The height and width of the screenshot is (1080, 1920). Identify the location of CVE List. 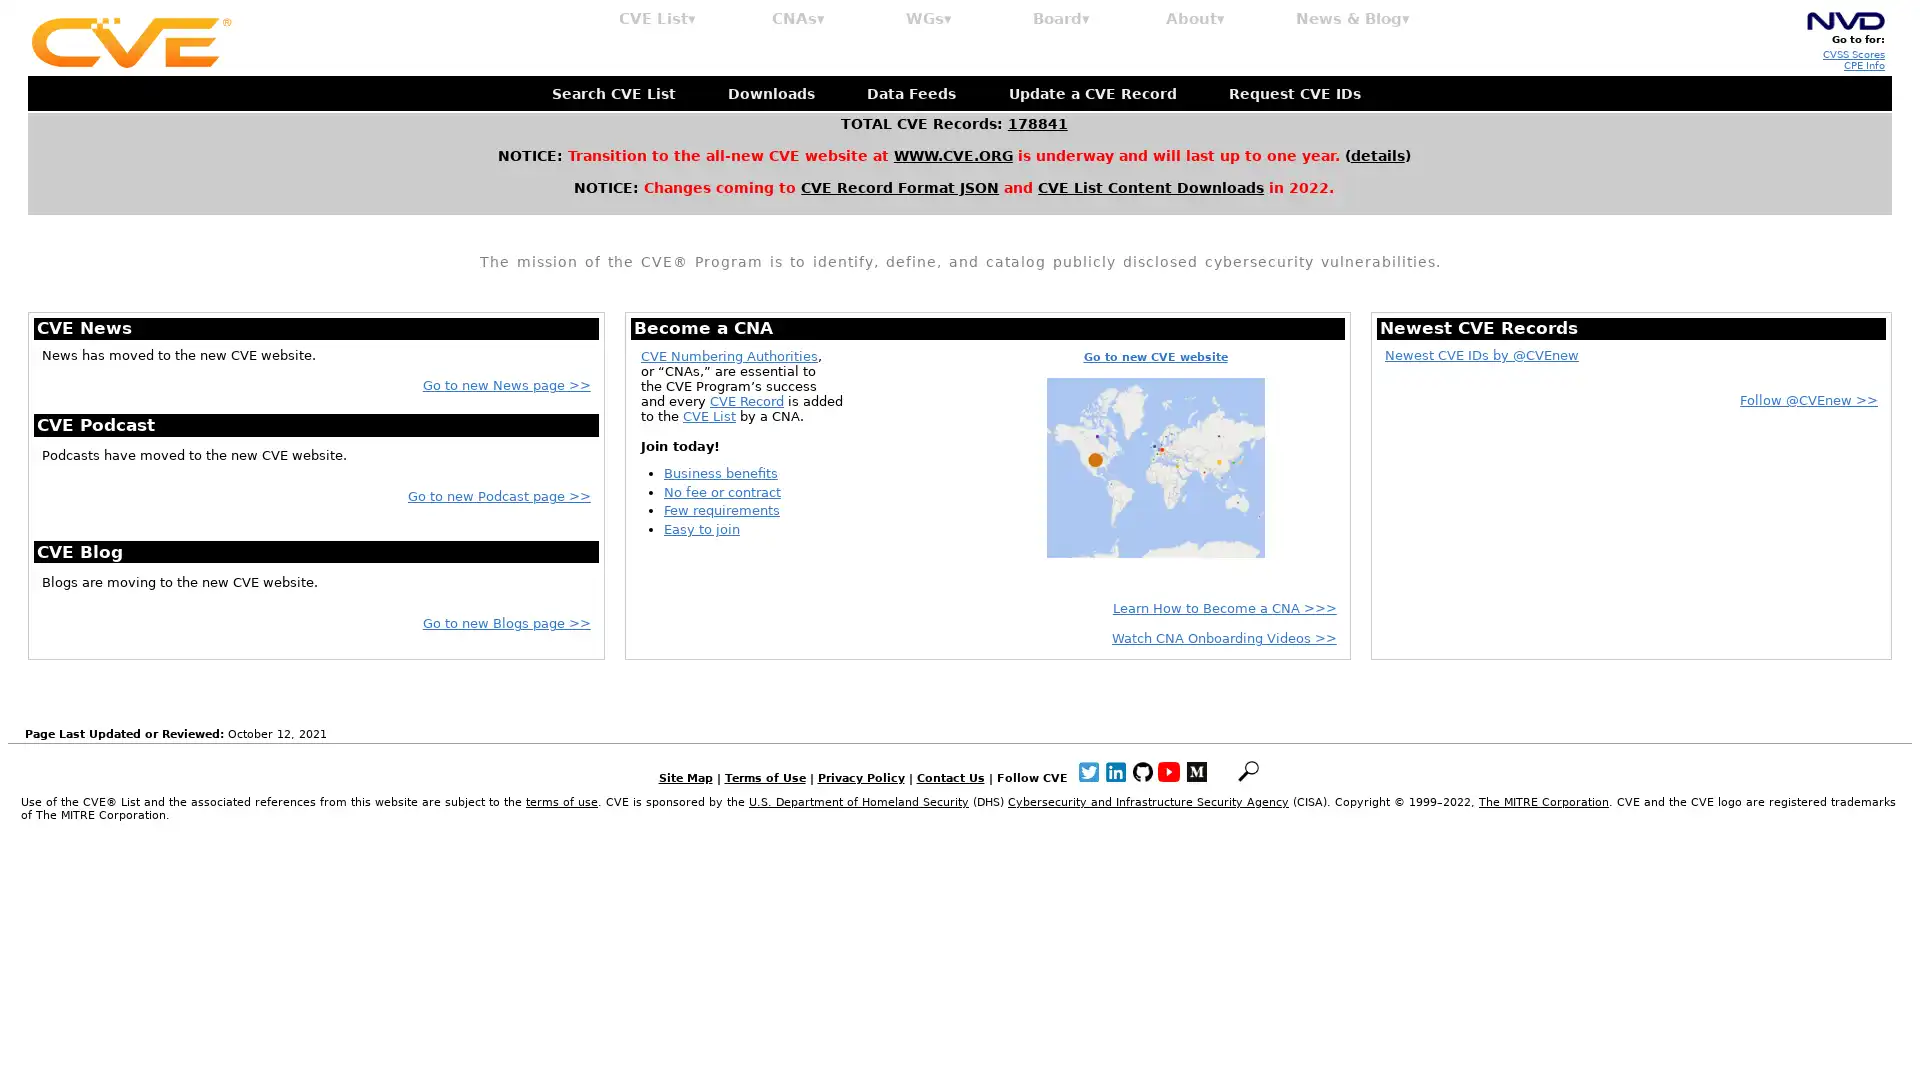
(657, 19).